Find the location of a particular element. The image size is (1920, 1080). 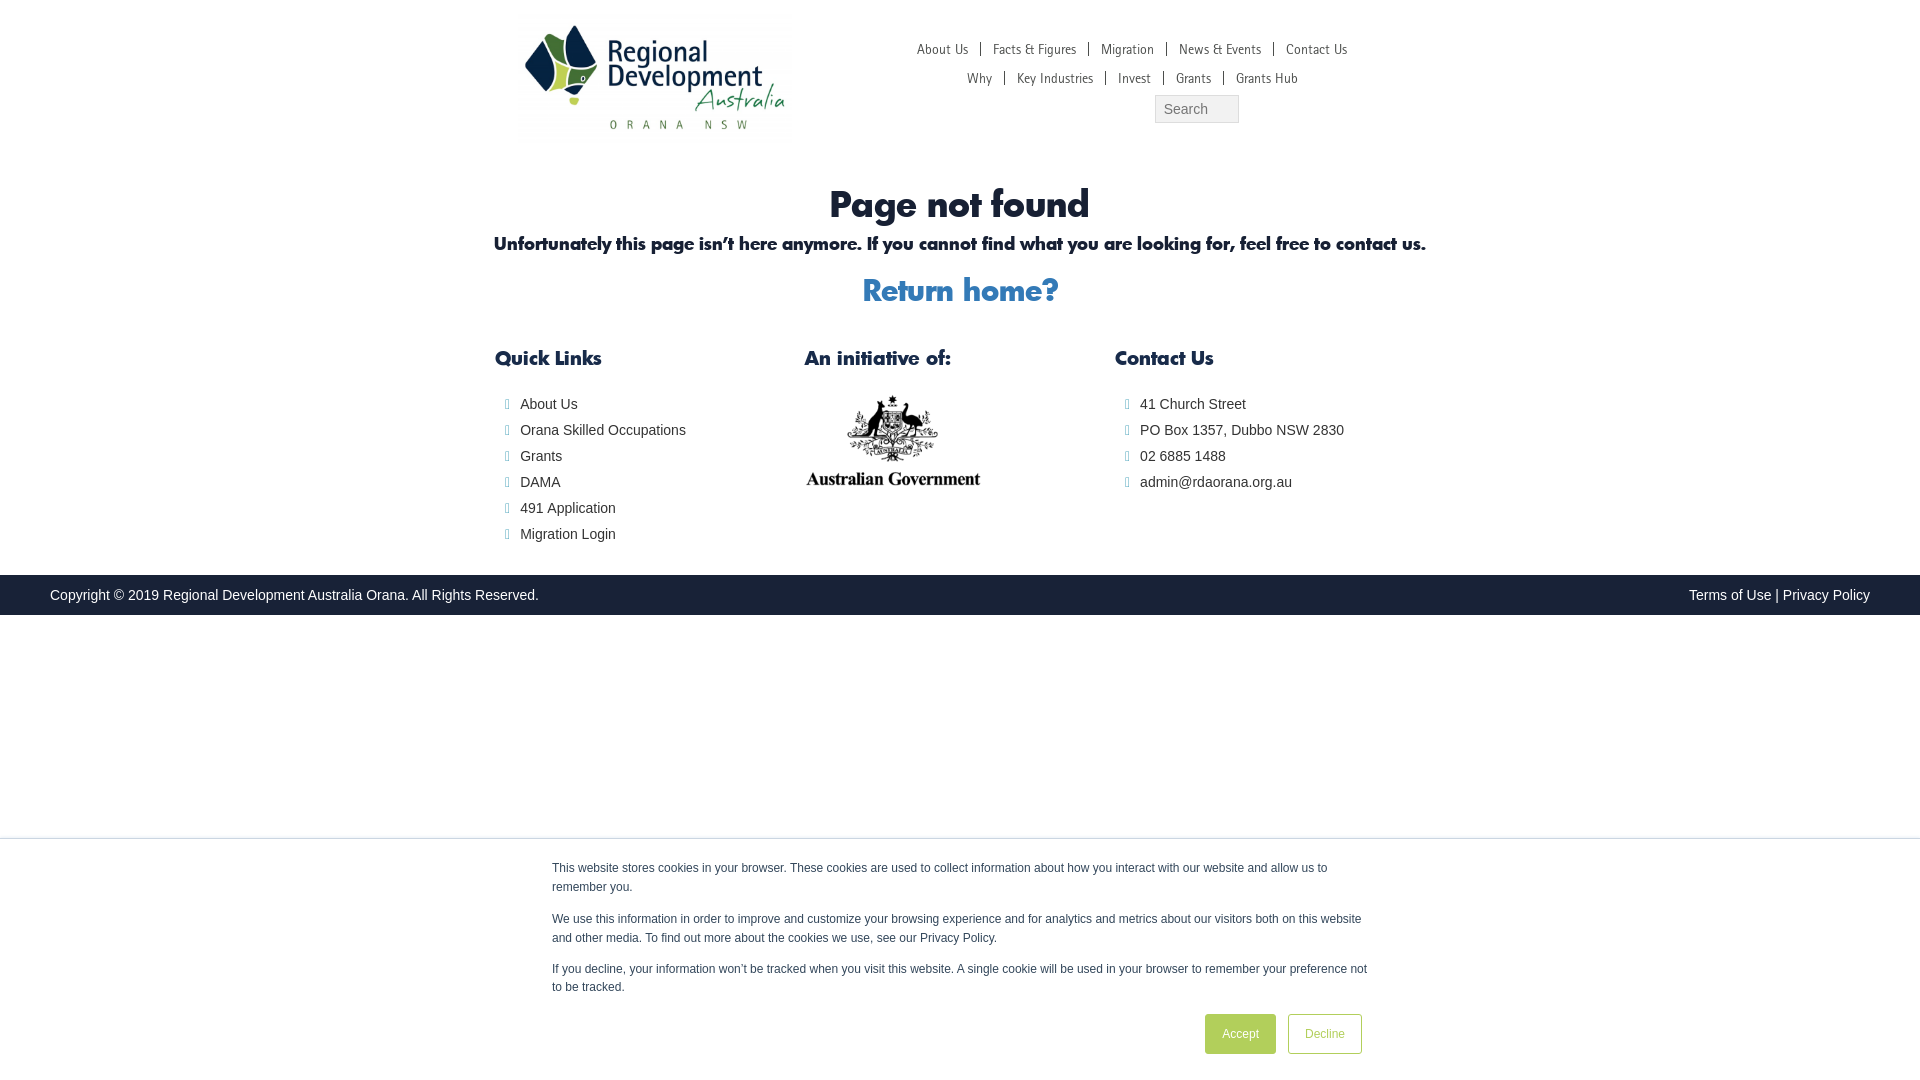

'DAMA' is located at coordinates (539, 482).